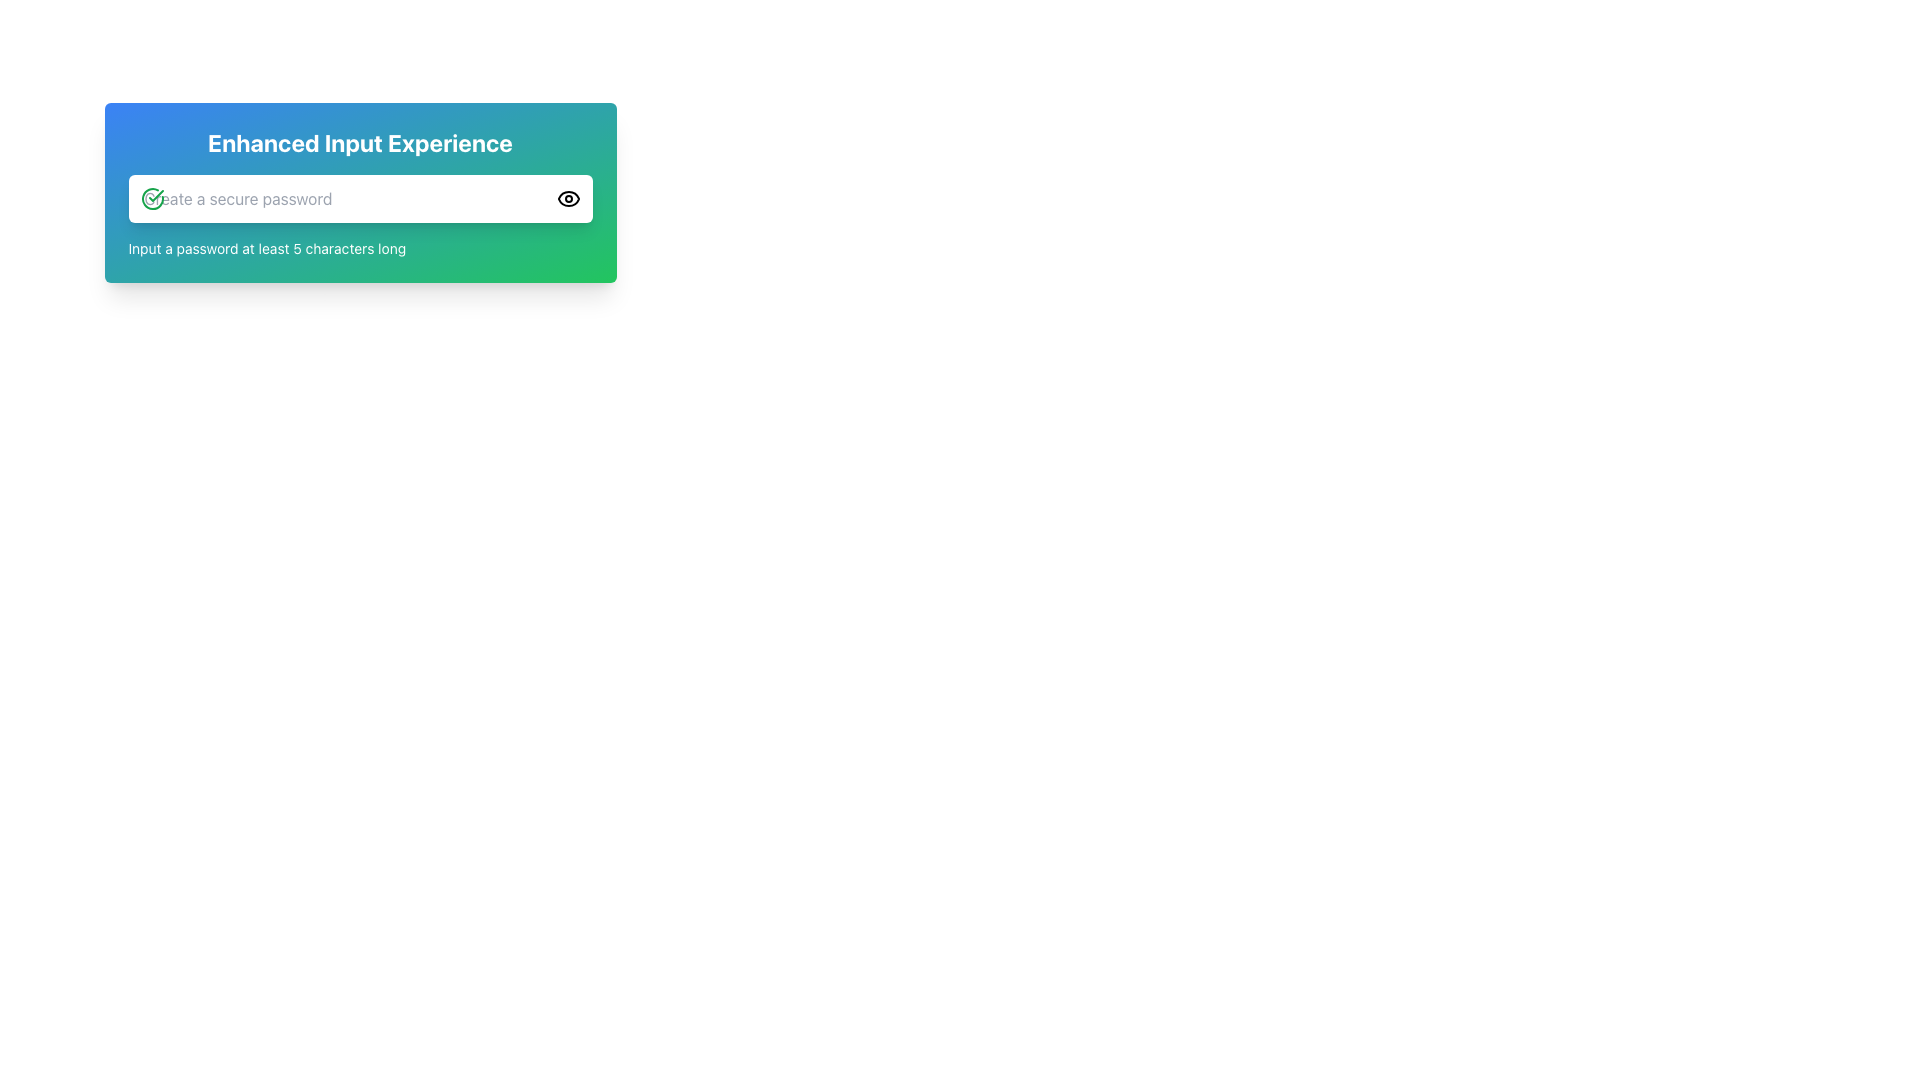  I want to click on the instructional text element located directly below the password input box, which provides guidance for creating a password, so click(266, 248).